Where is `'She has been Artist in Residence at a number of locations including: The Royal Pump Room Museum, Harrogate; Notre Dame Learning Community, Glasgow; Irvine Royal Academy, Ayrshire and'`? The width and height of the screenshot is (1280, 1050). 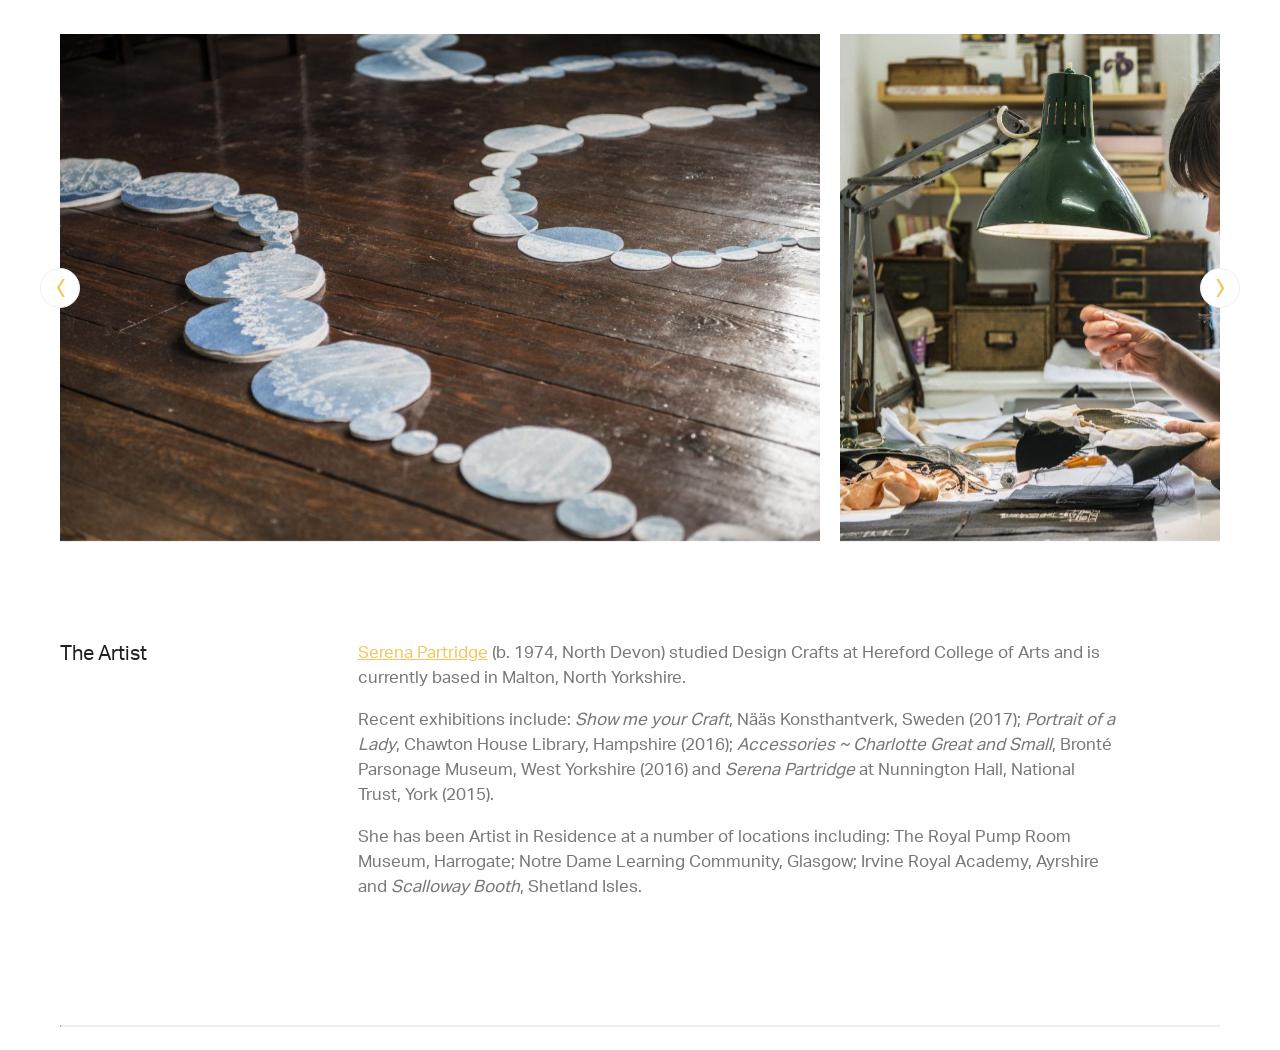
'She has been Artist in Residence at a number of locations including: The Royal Pump Room Museum, Harrogate; Notre Dame Learning Community, Glasgow; Irvine Royal Academy, Ayrshire and' is located at coordinates (726, 859).